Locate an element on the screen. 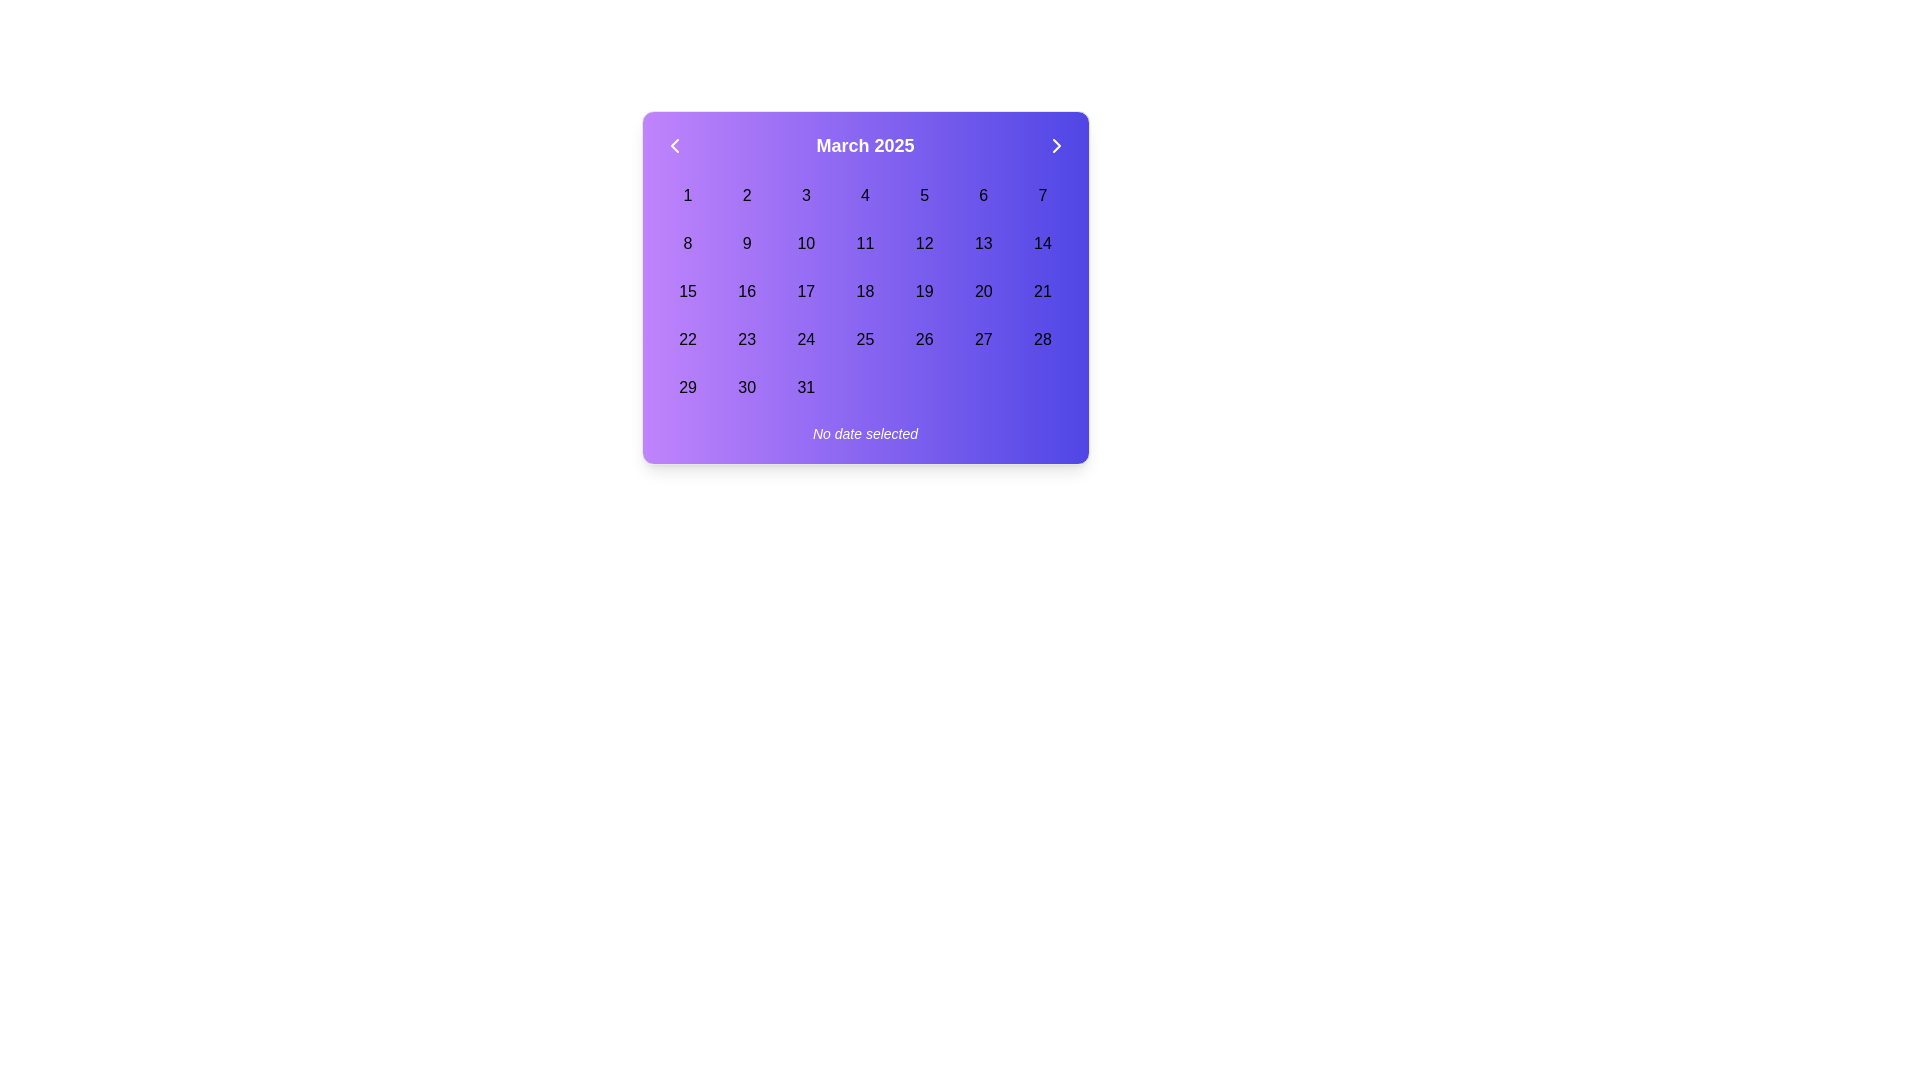 This screenshot has width=1920, height=1080. the calendar button representing the 29th of March 2025, located in the last row and first column of the calendar grid is located at coordinates (688, 388).